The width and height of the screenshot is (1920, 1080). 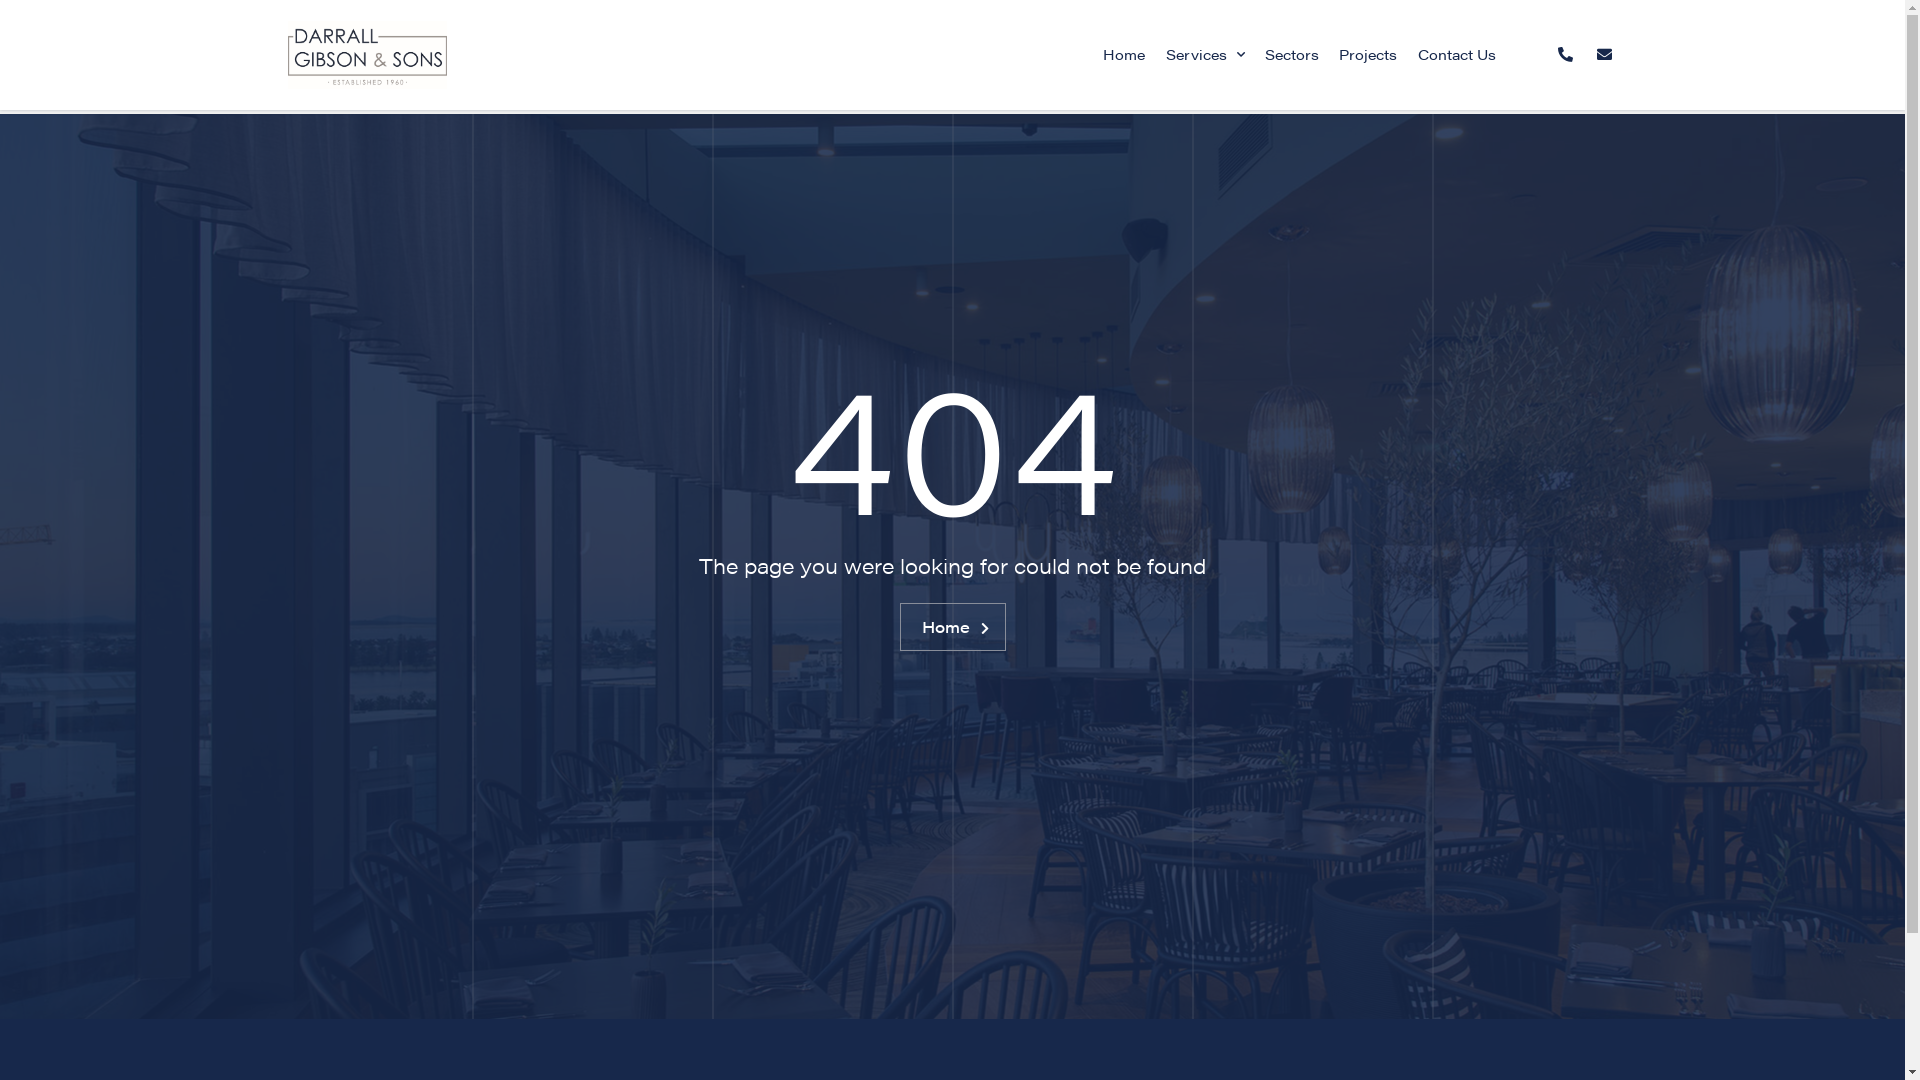 What do you see at coordinates (1457, 53) in the screenshot?
I see `'Contact Us'` at bounding box center [1457, 53].